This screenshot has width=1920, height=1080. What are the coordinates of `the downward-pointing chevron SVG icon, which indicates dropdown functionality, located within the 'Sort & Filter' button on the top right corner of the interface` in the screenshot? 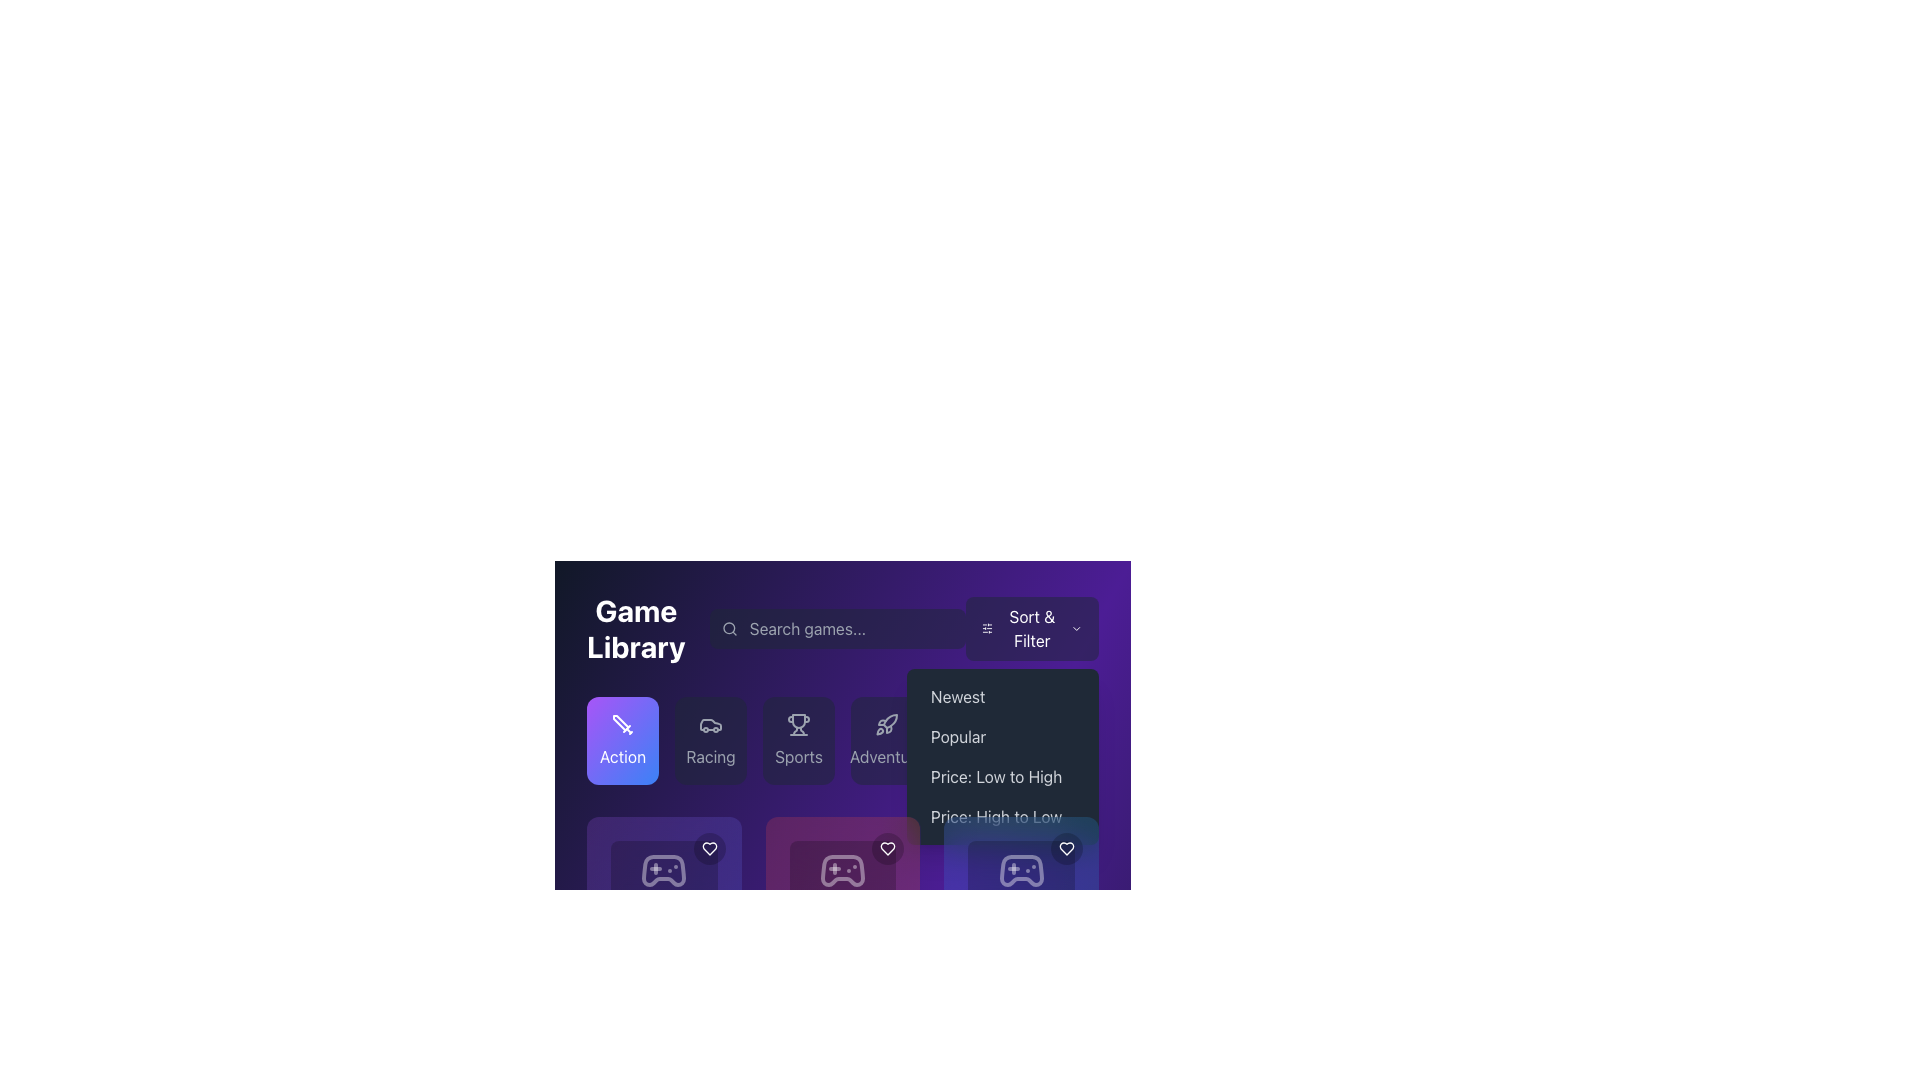 It's located at (1076, 627).